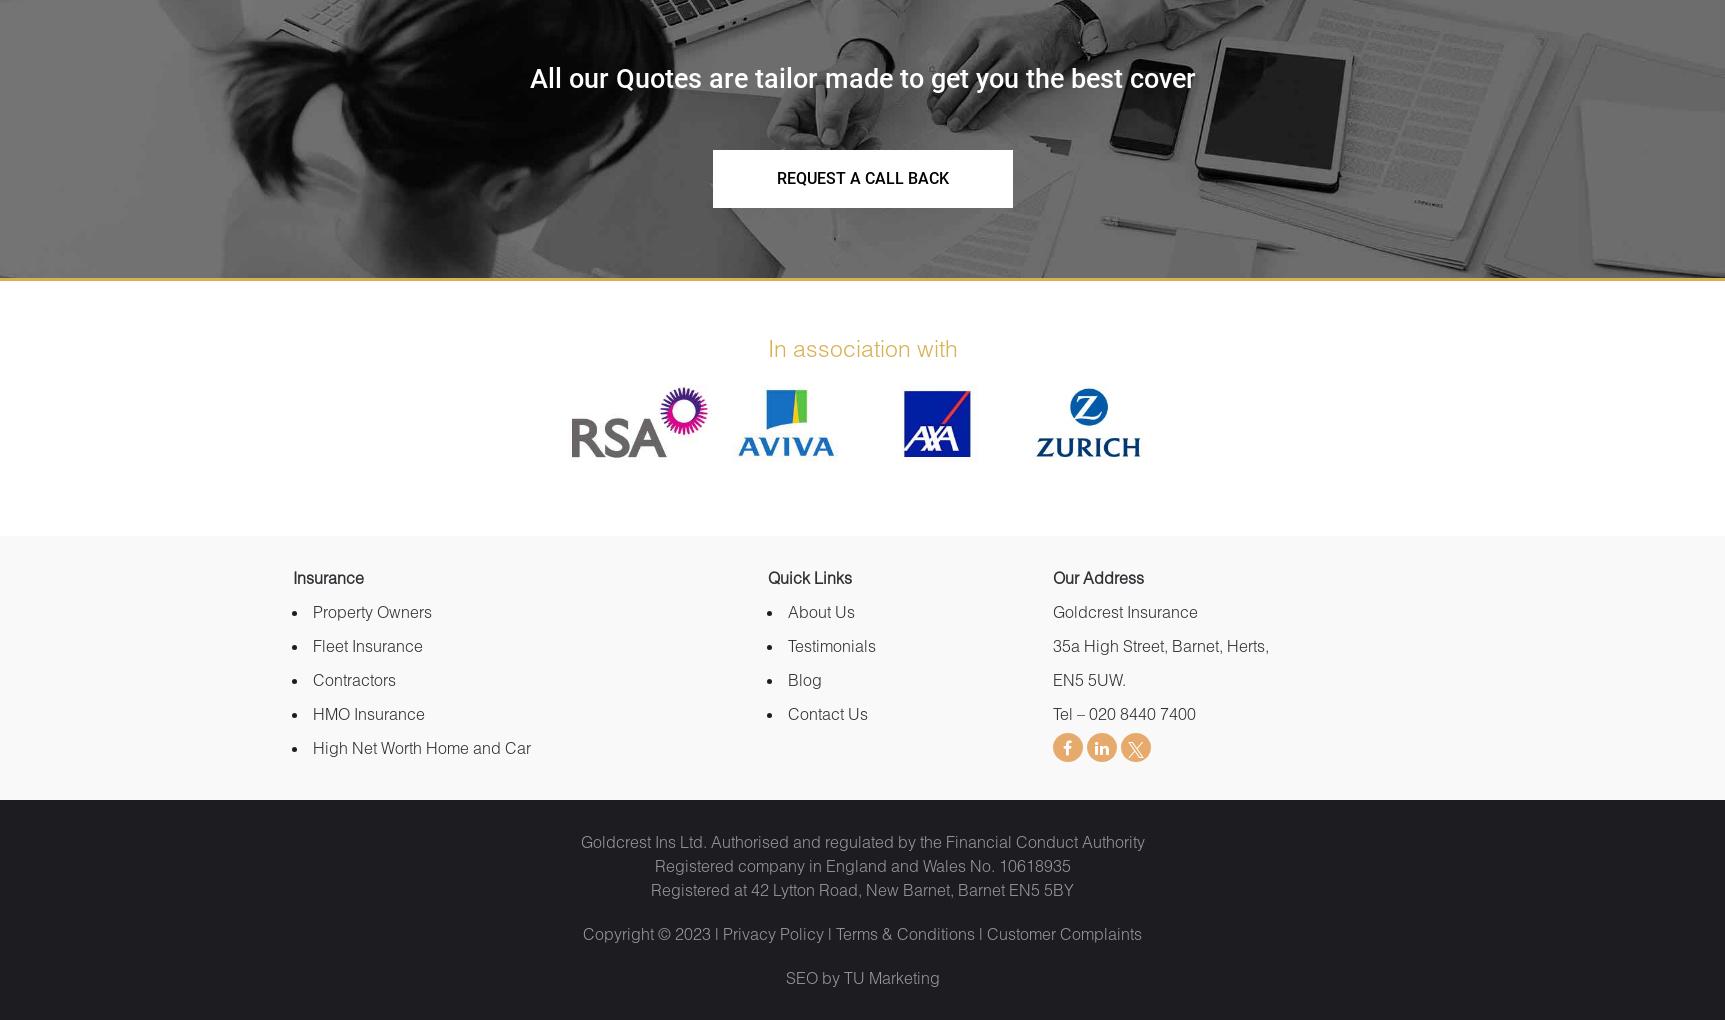  Describe the element at coordinates (861, 176) in the screenshot. I see `'Request a Call Back'` at that location.